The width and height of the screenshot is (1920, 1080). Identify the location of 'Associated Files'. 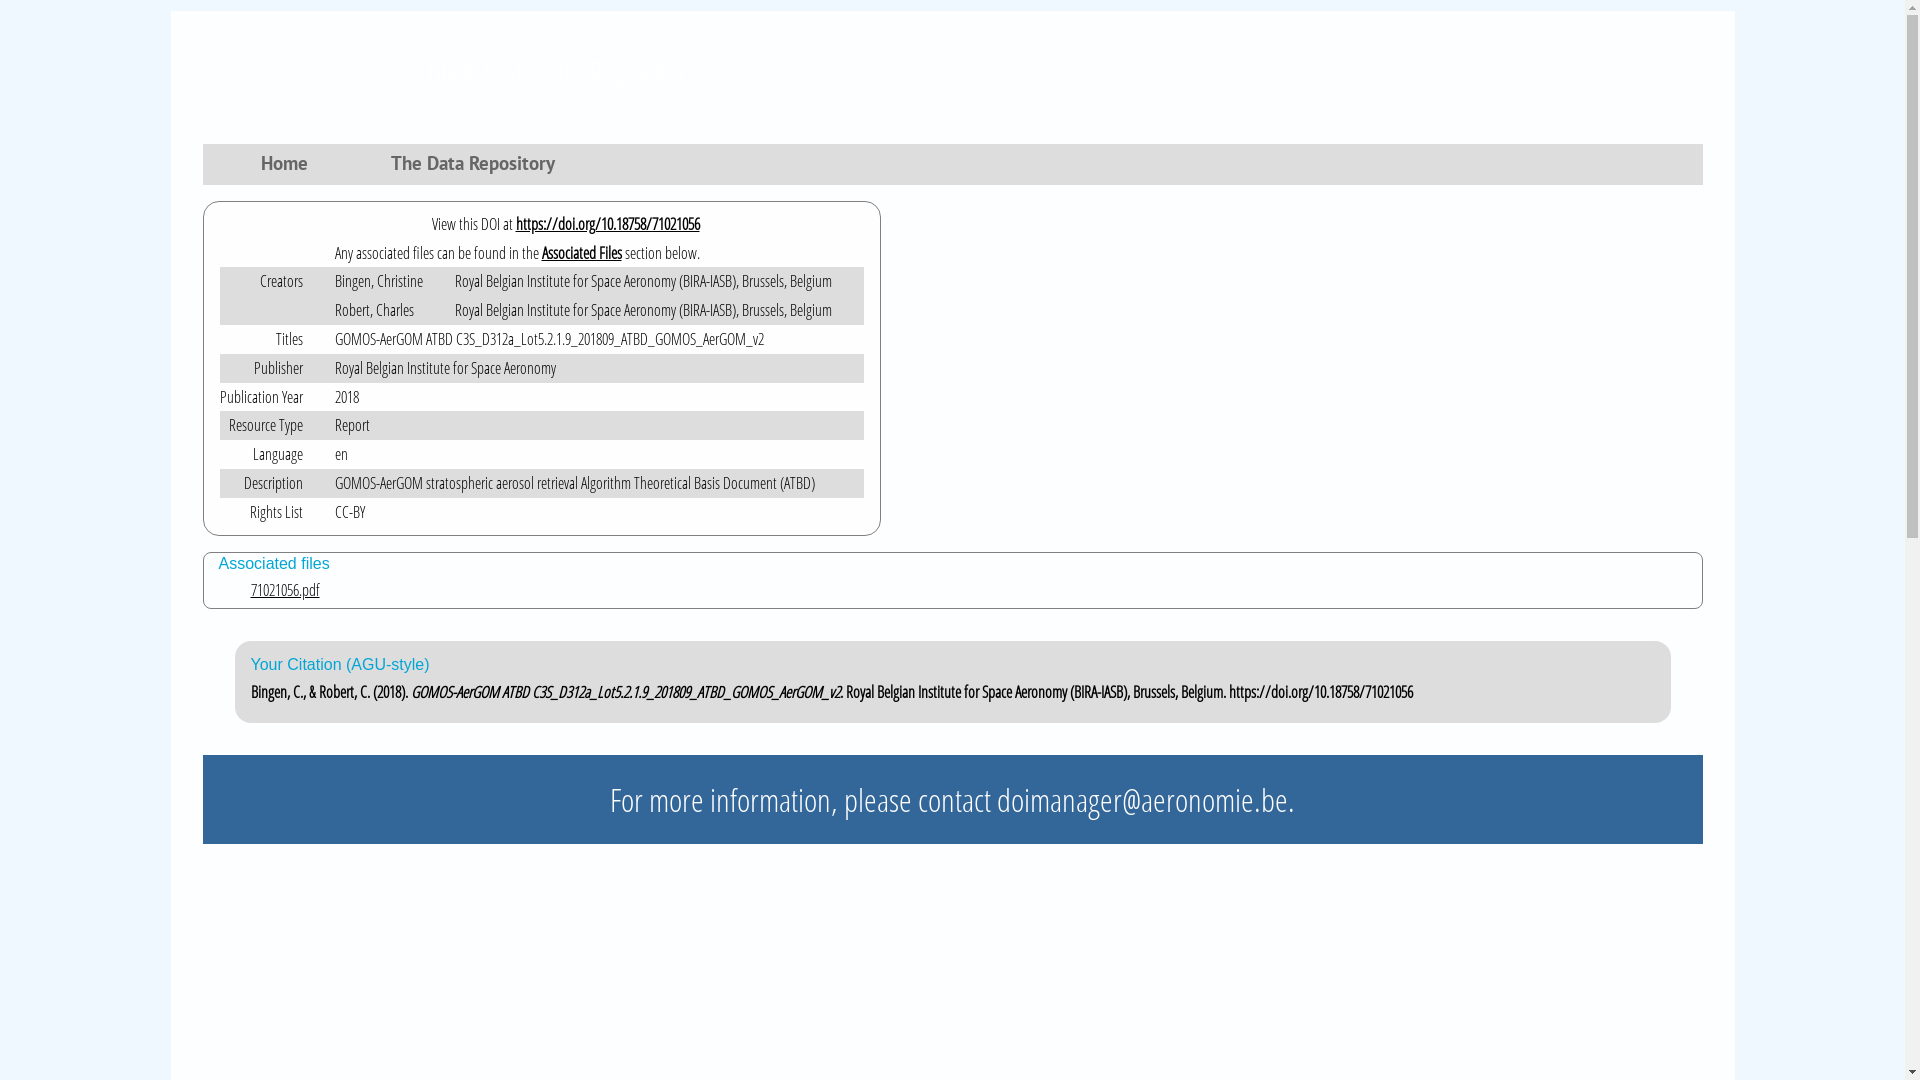
(580, 252).